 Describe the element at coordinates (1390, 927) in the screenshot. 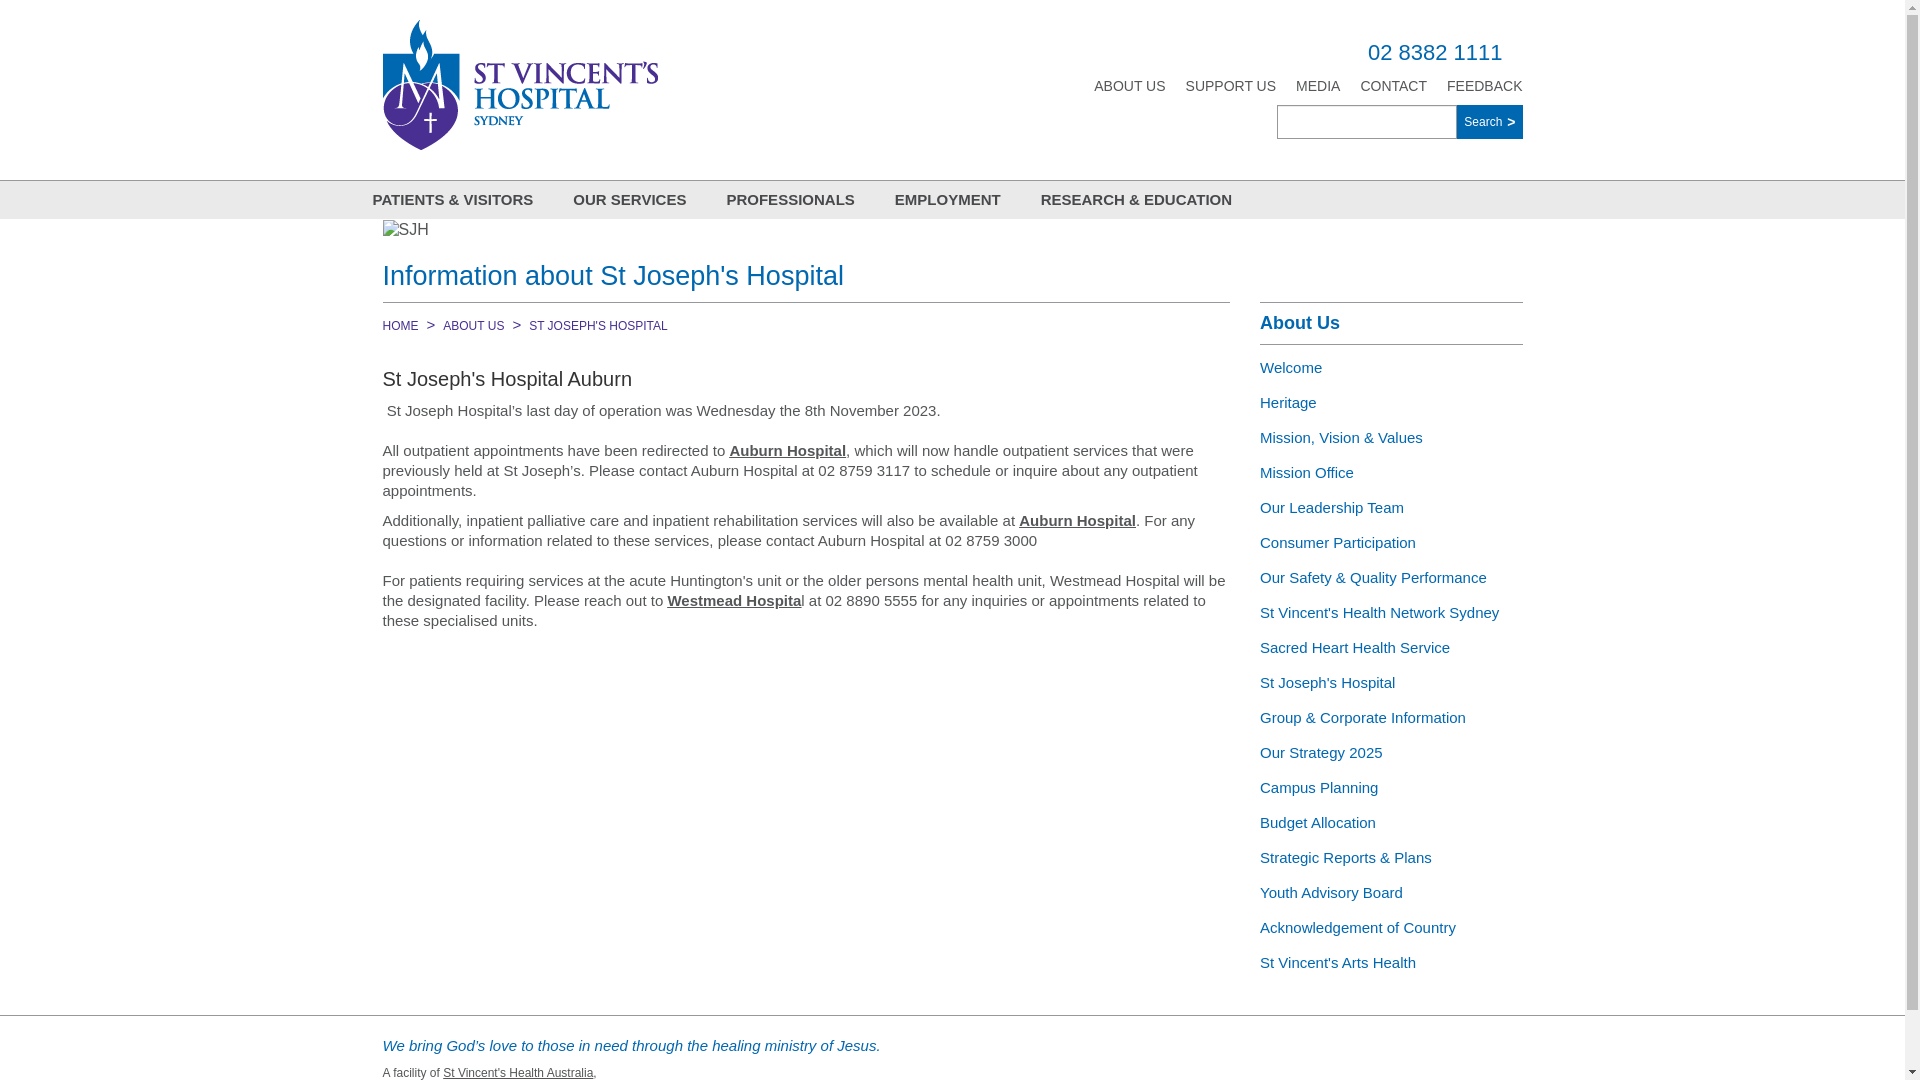

I see `'Acknowledgement of Country'` at that location.